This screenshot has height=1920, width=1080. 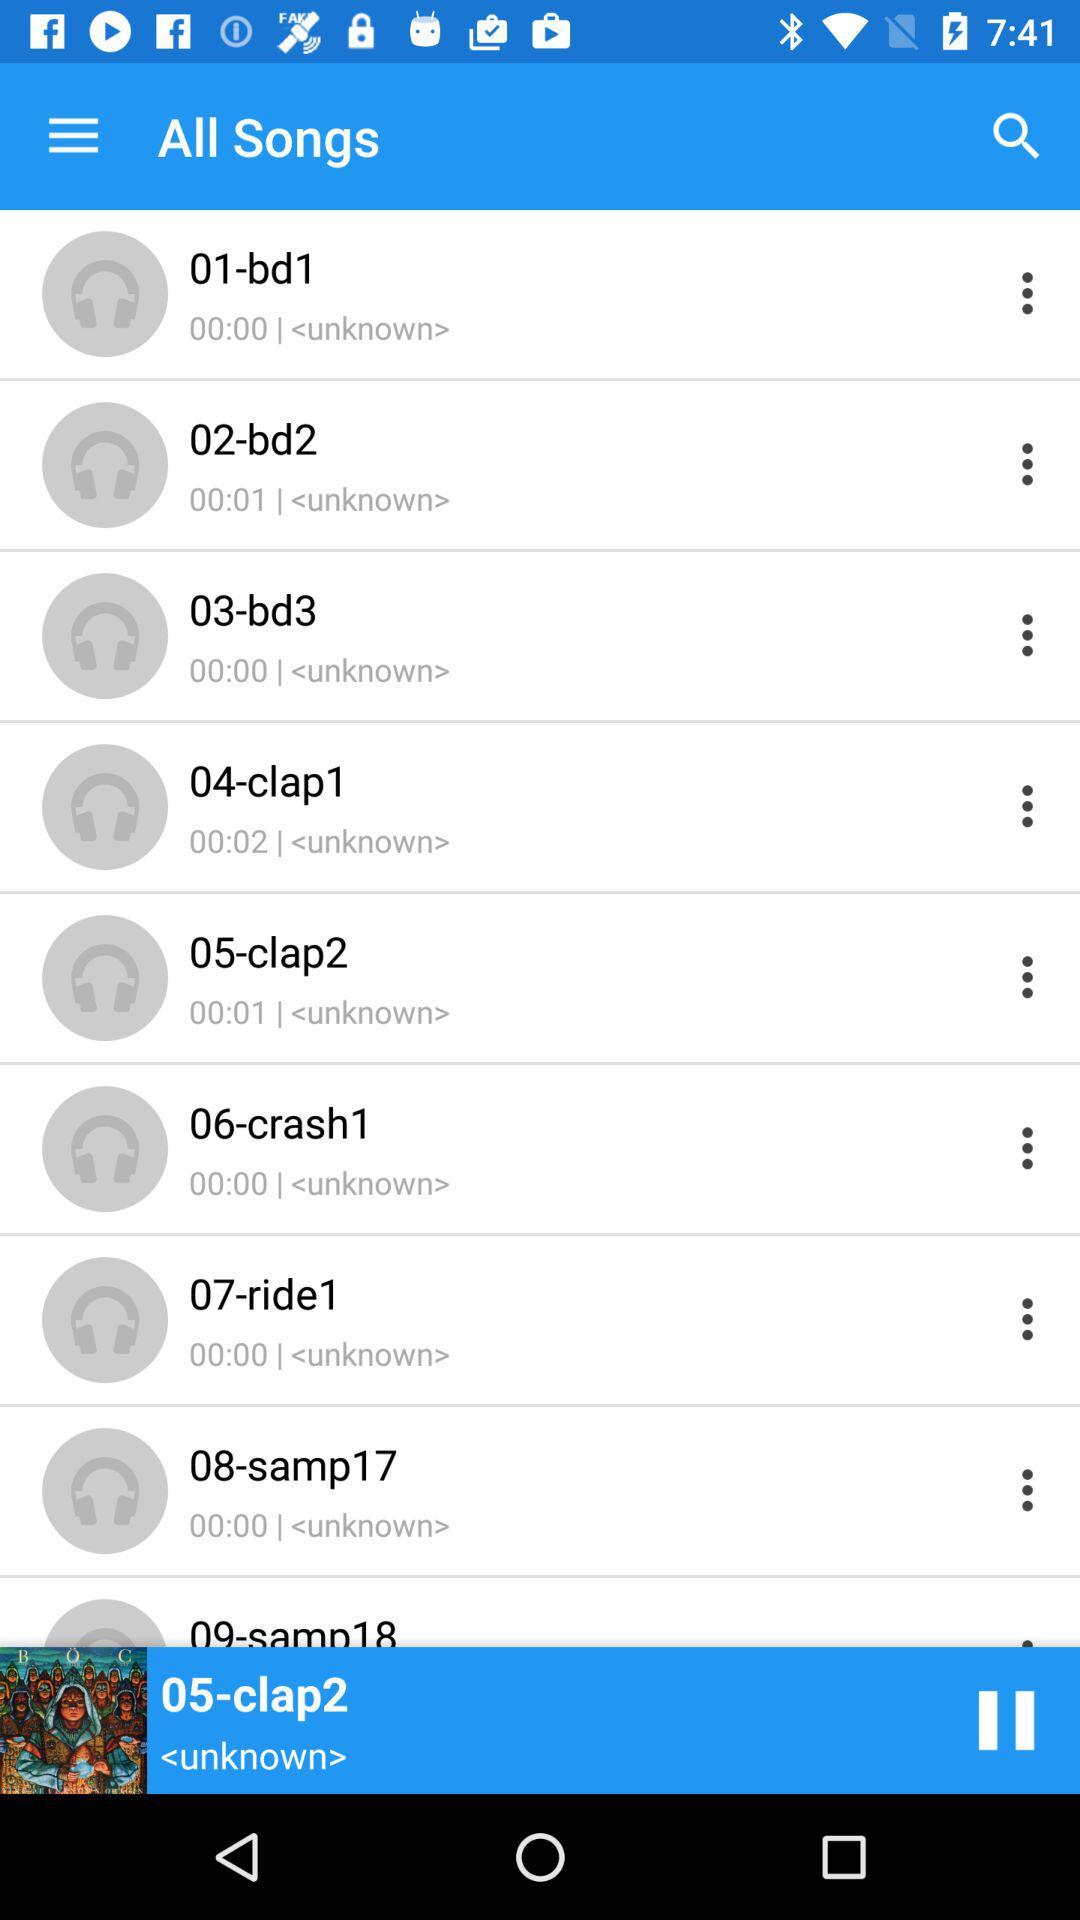 What do you see at coordinates (1027, 1148) in the screenshot?
I see `more information` at bounding box center [1027, 1148].